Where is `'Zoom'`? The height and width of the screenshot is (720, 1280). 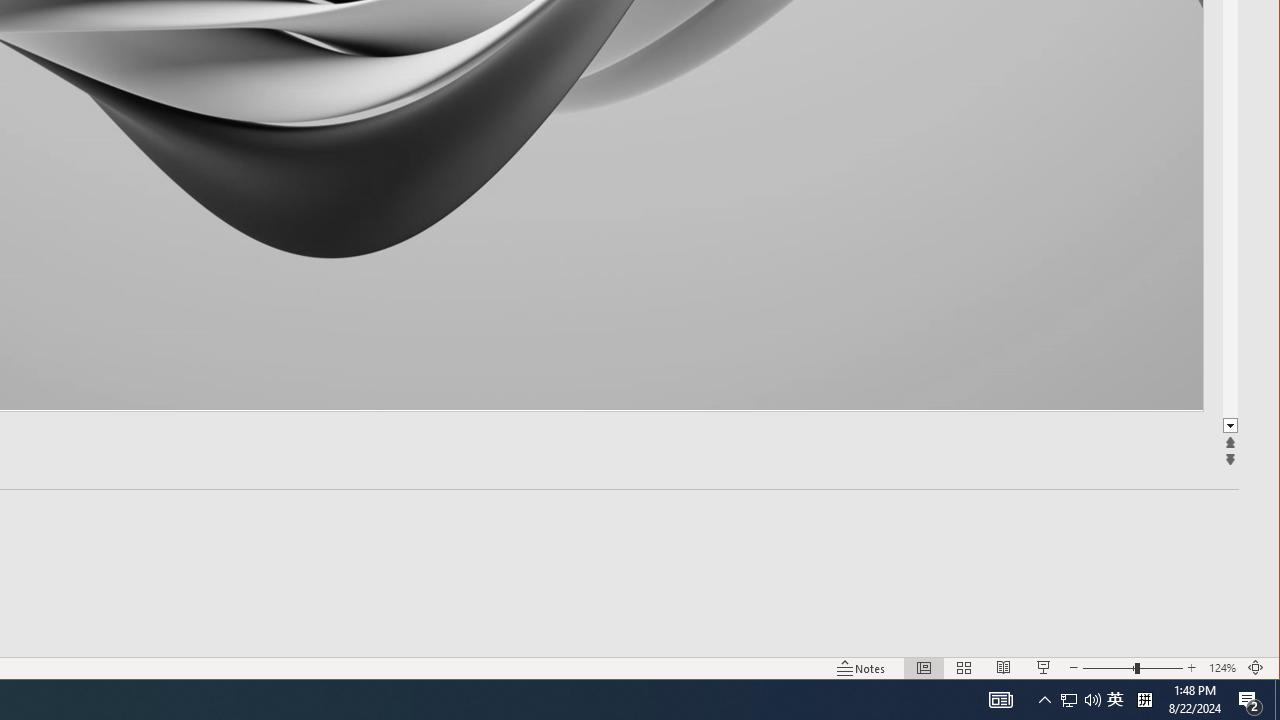 'Zoom' is located at coordinates (1132, 668).